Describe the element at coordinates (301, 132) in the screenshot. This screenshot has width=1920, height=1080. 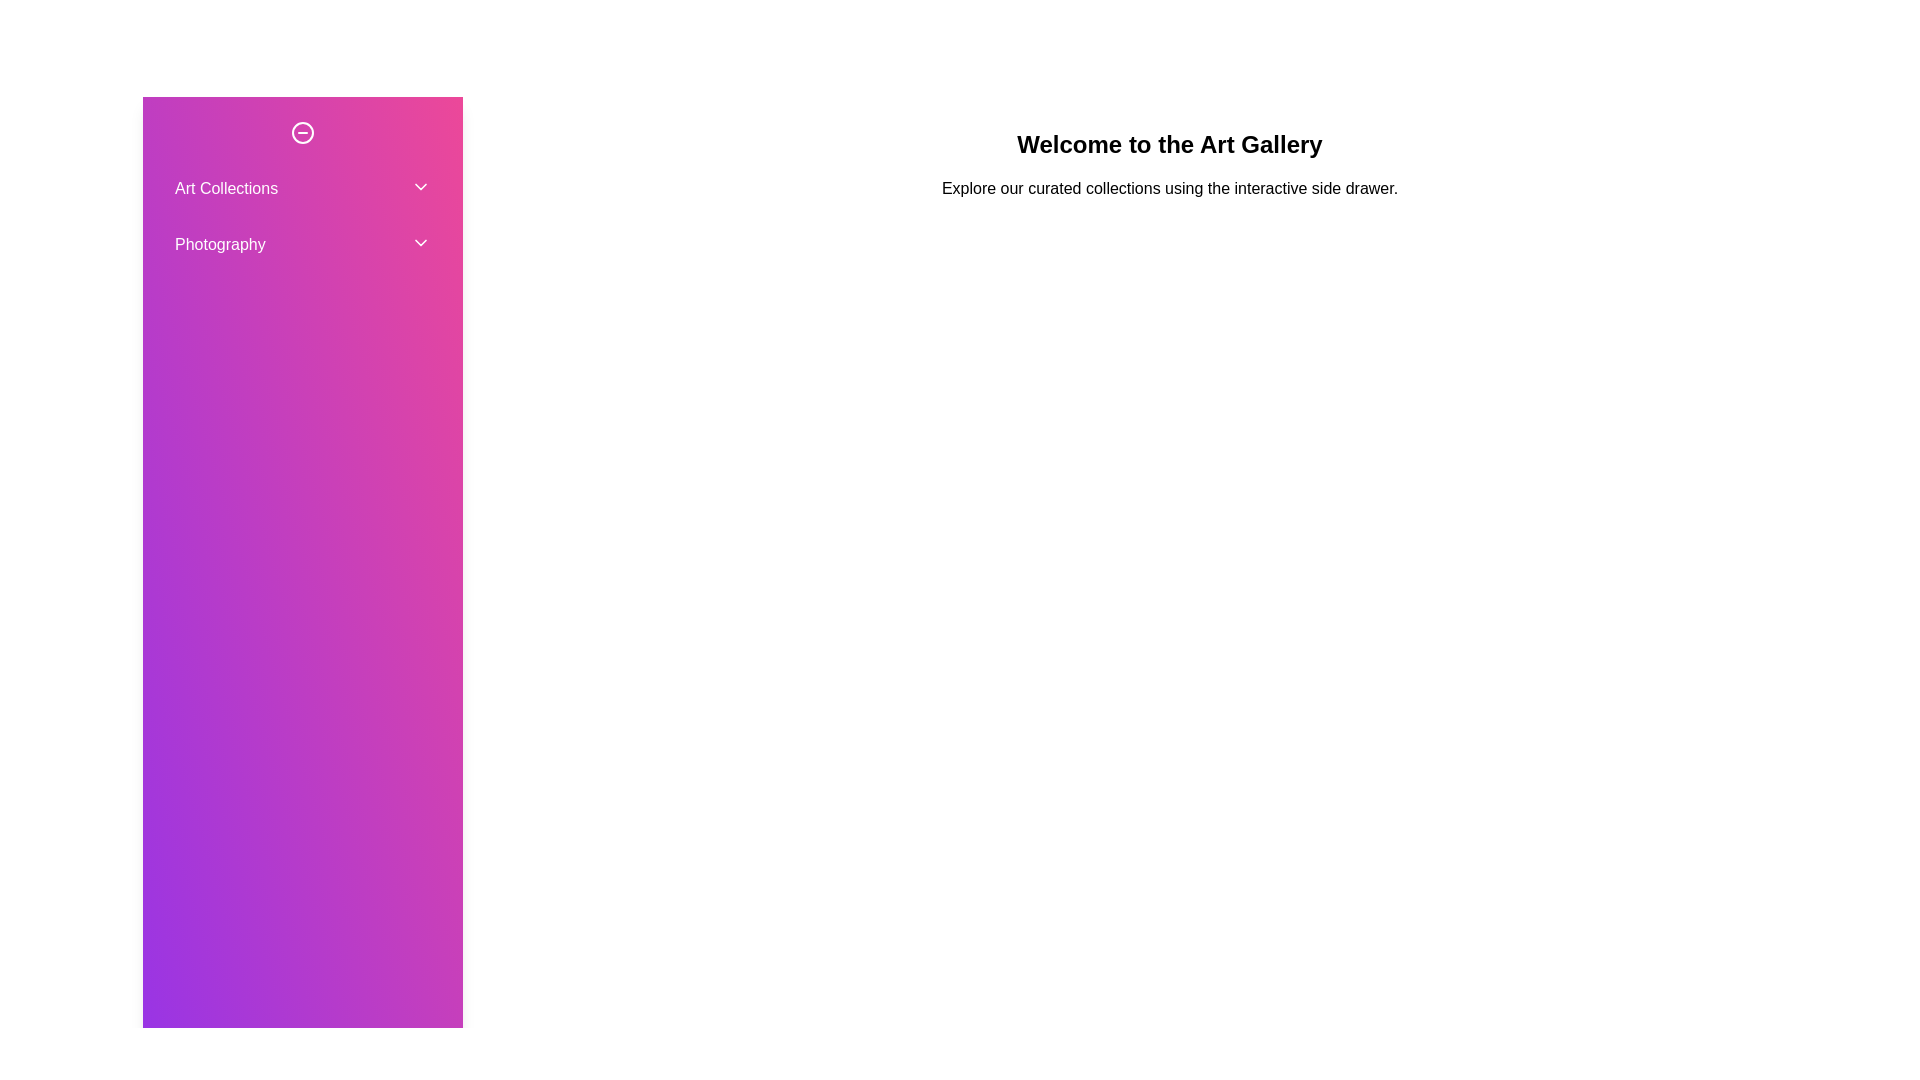
I see `the toggle button at the top of the drawer to change its state` at that location.